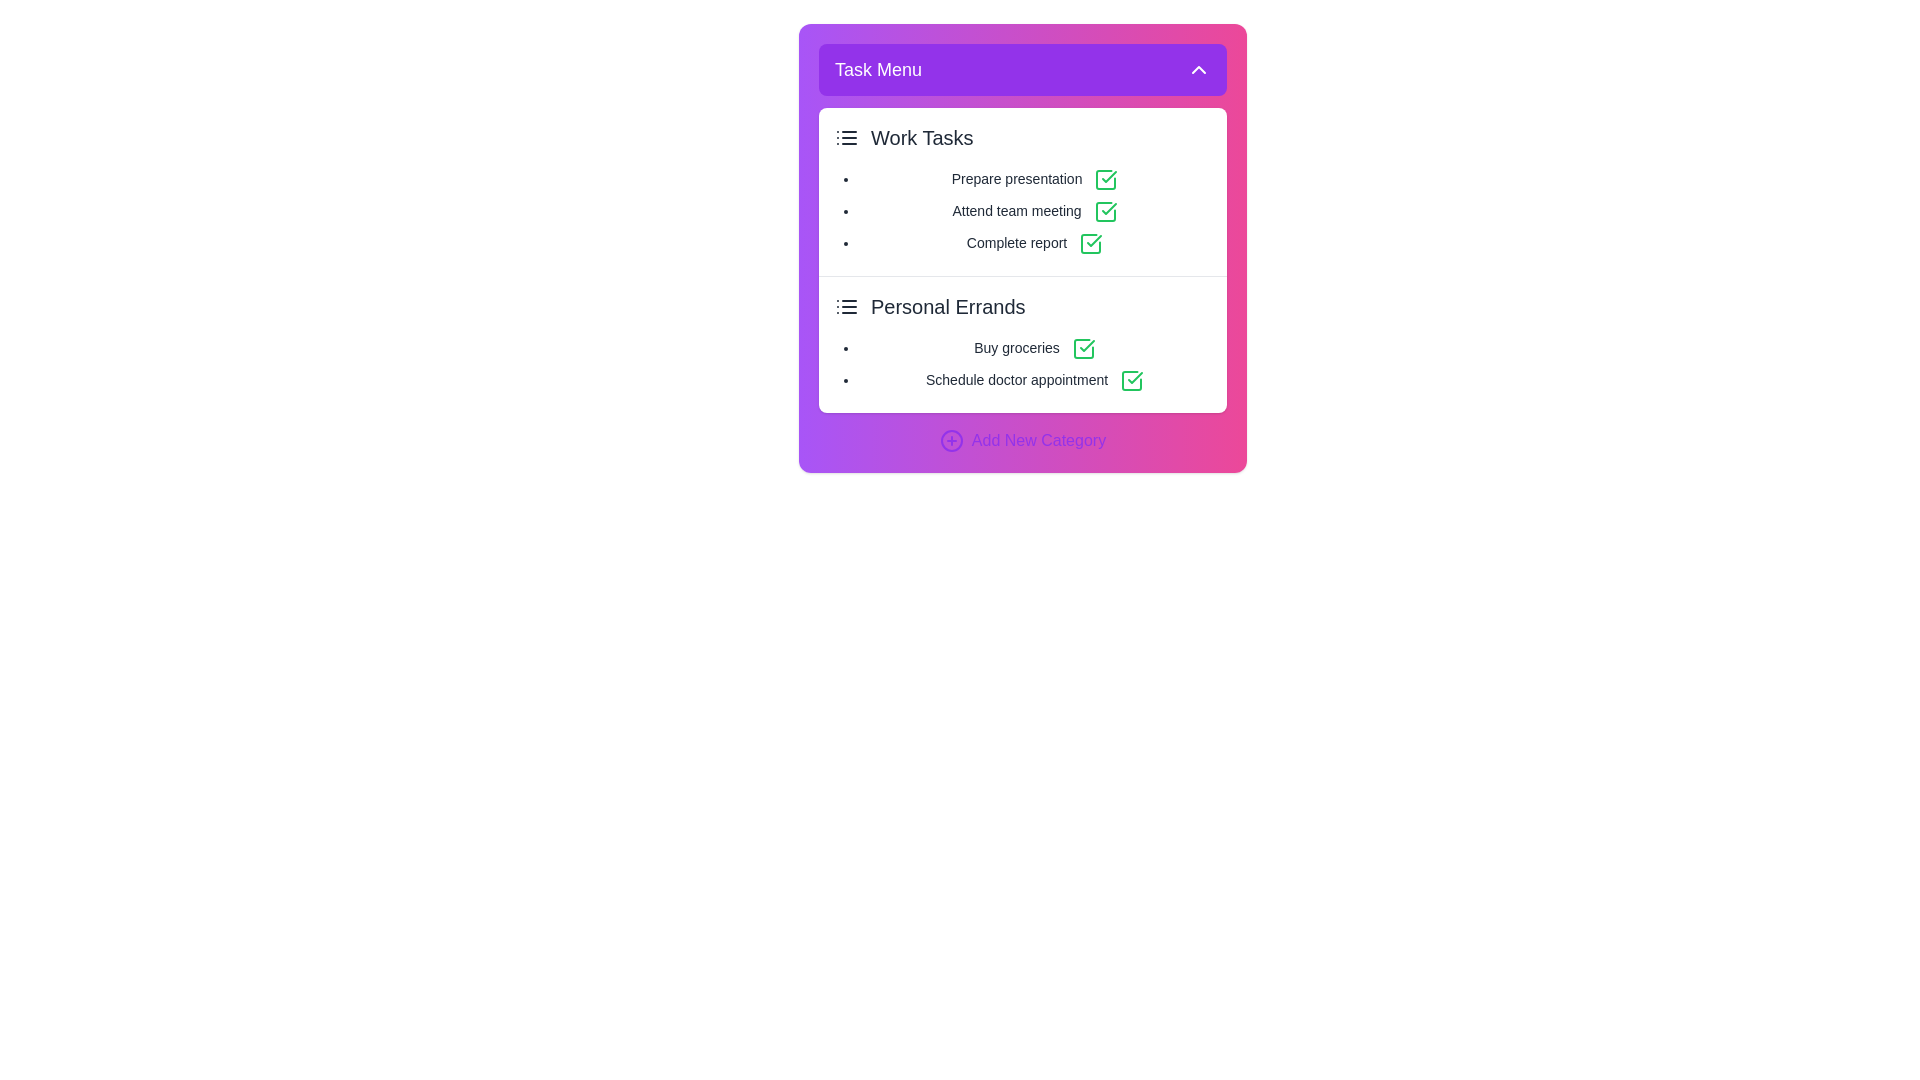 The height and width of the screenshot is (1080, 1920). What do you see at coordinates (1035, 381) in the screenshot?
I see `the task named Schedule doctor appointment in the task list` at bounding box center [1035, 381].